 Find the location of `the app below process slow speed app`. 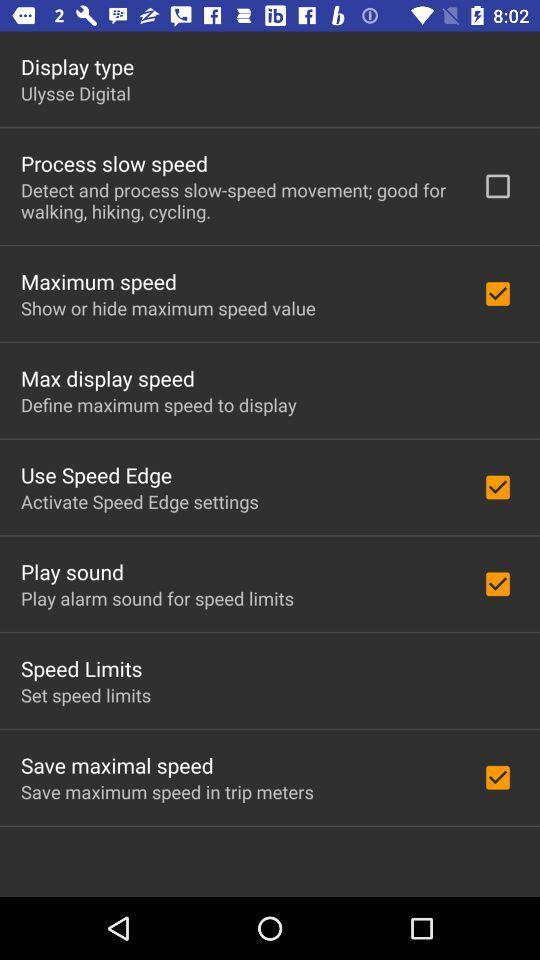

the app below process slow speed app is located at coordinates (238, 200).